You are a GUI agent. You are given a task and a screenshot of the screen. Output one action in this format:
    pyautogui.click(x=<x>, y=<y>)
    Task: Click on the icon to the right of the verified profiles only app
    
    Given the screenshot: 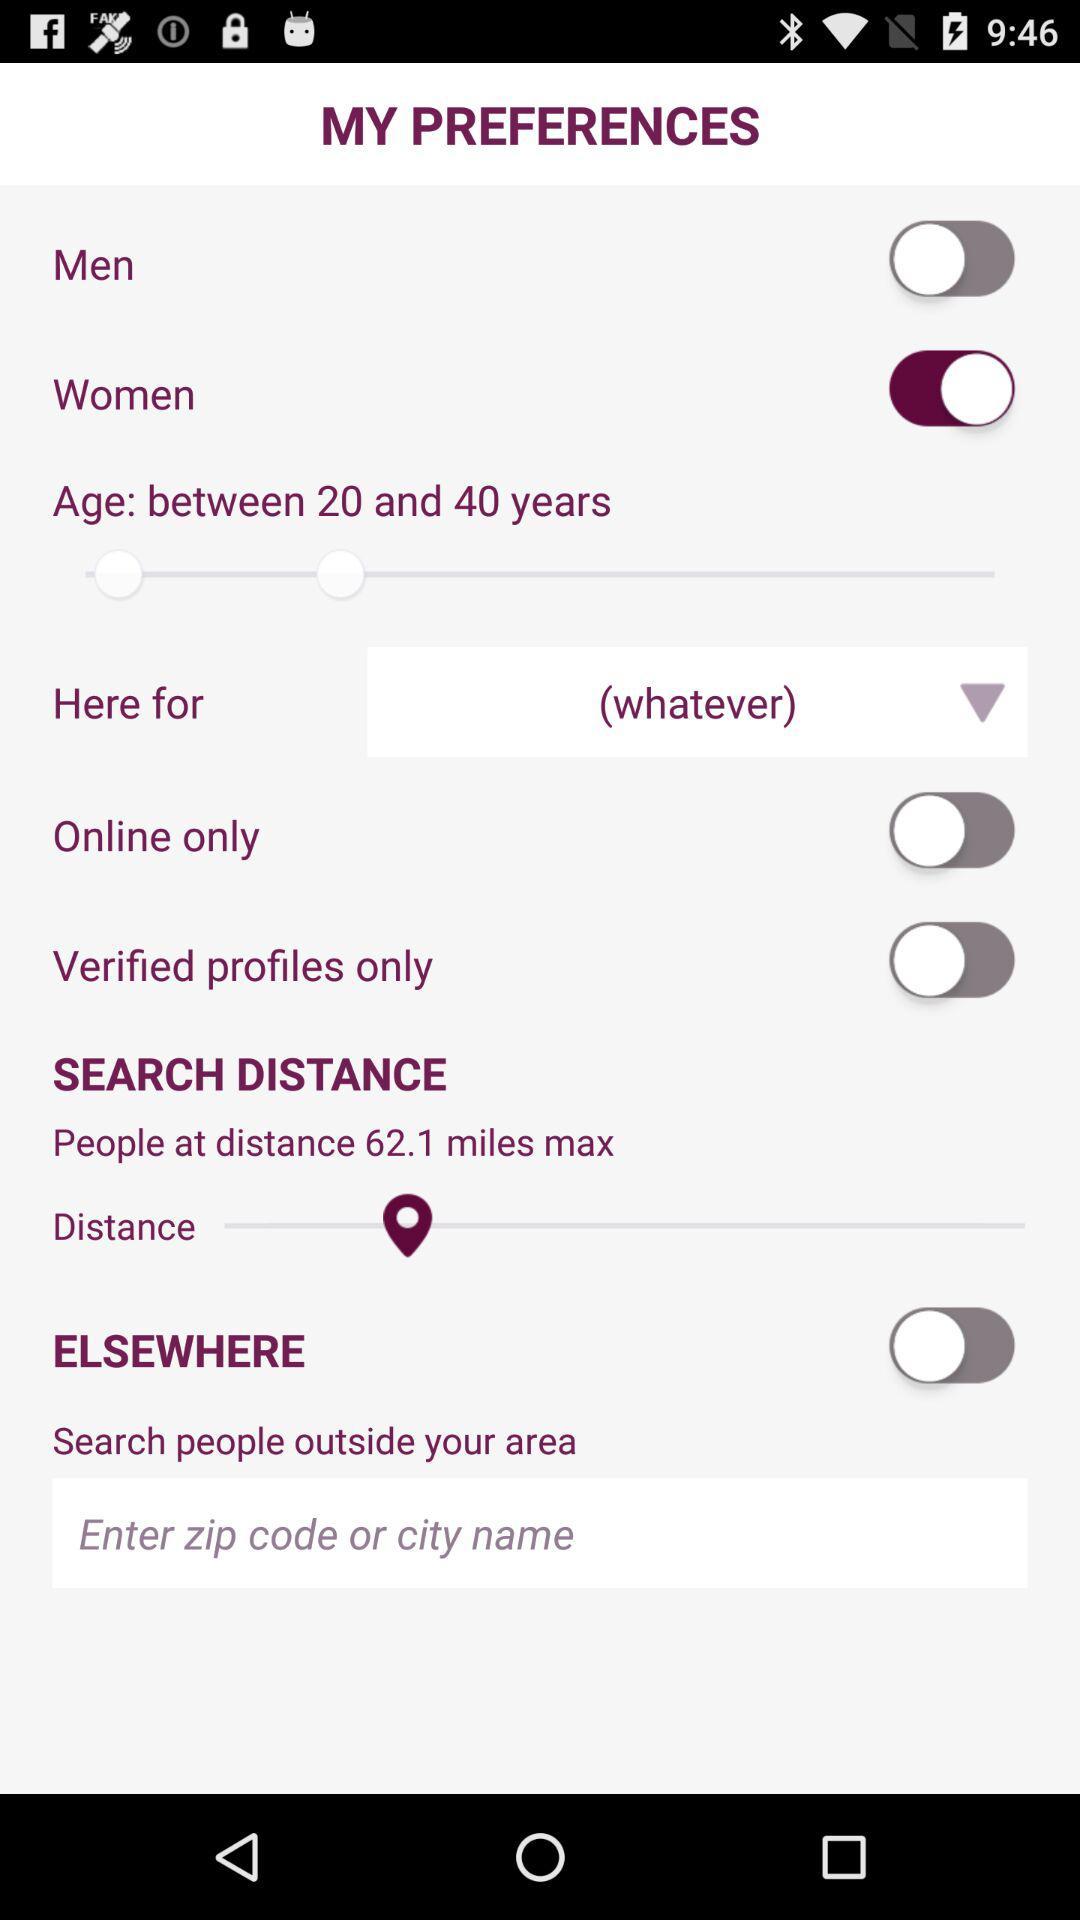 What is the action you would take?
    pyautogui.click(x=952, y=964)
    